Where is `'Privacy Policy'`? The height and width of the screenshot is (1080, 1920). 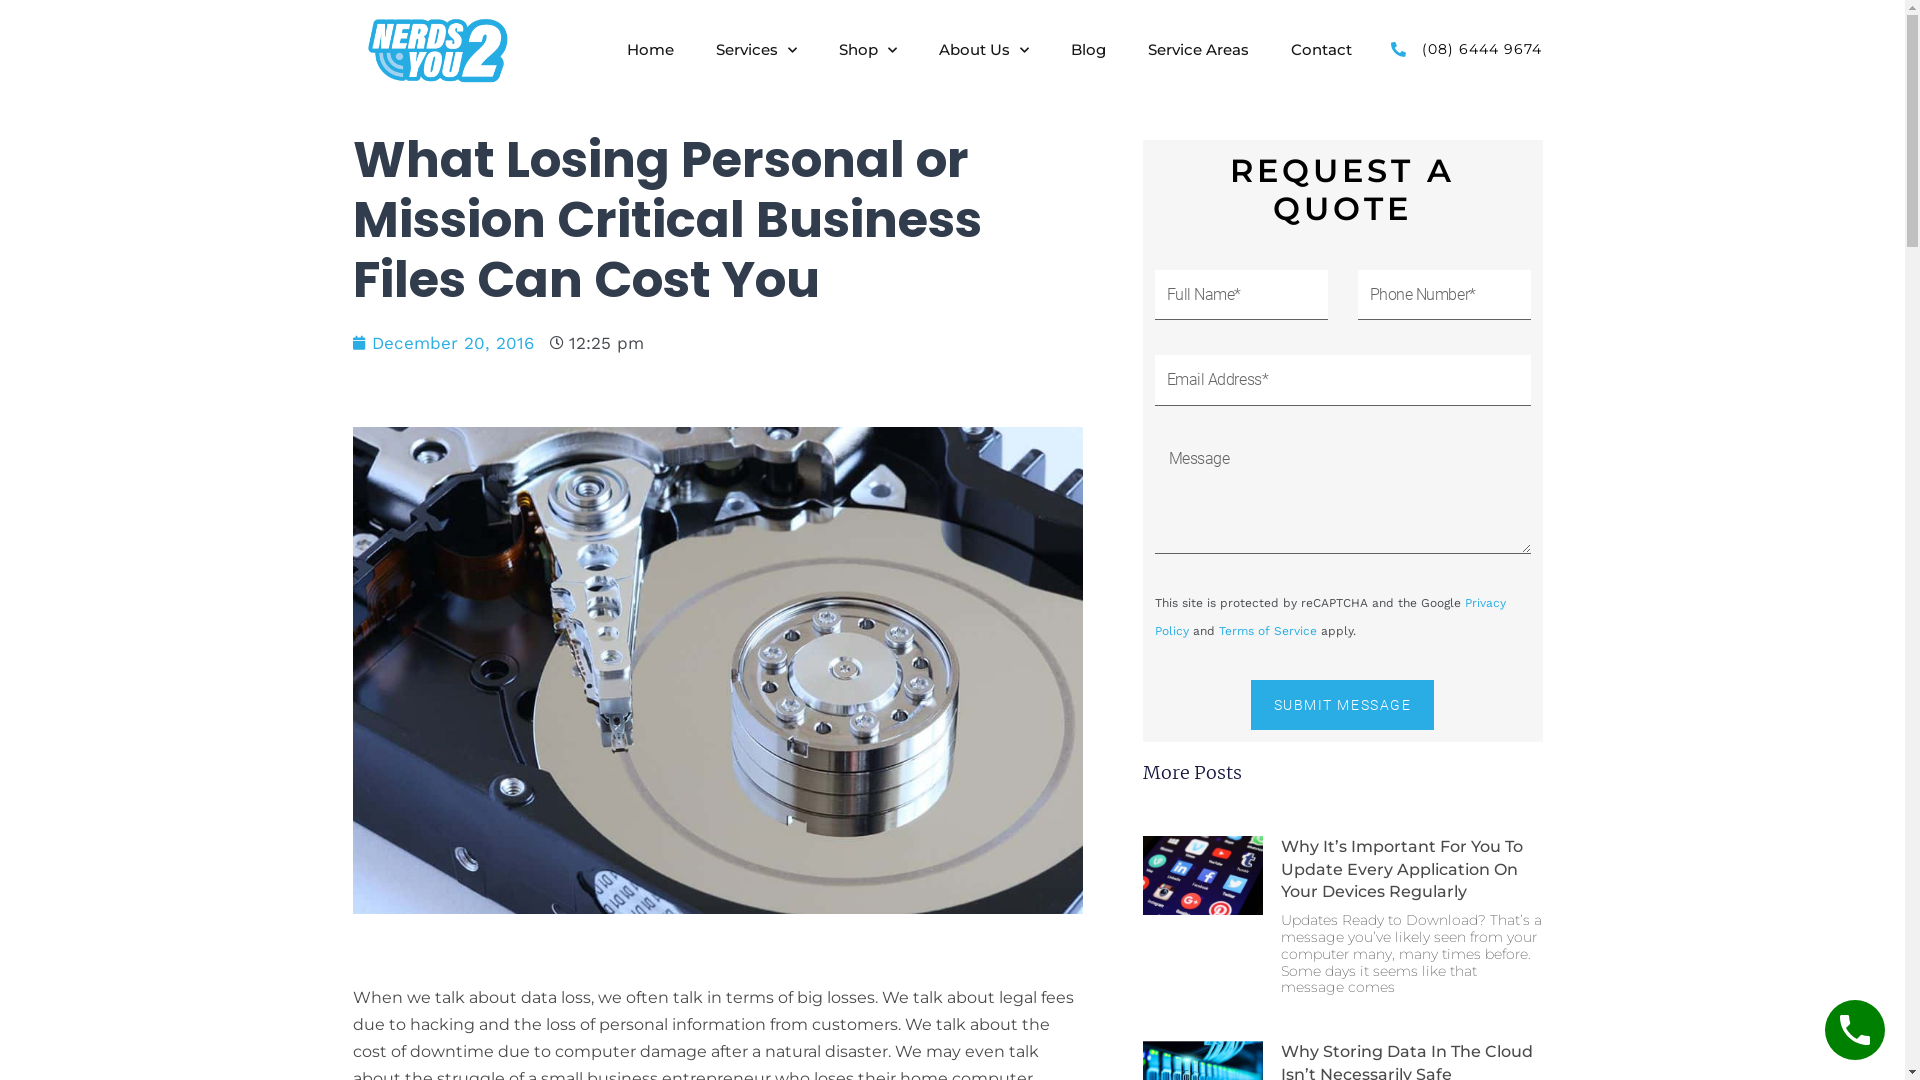
'Privacy Policy' is located at coordinates (1329, 615).